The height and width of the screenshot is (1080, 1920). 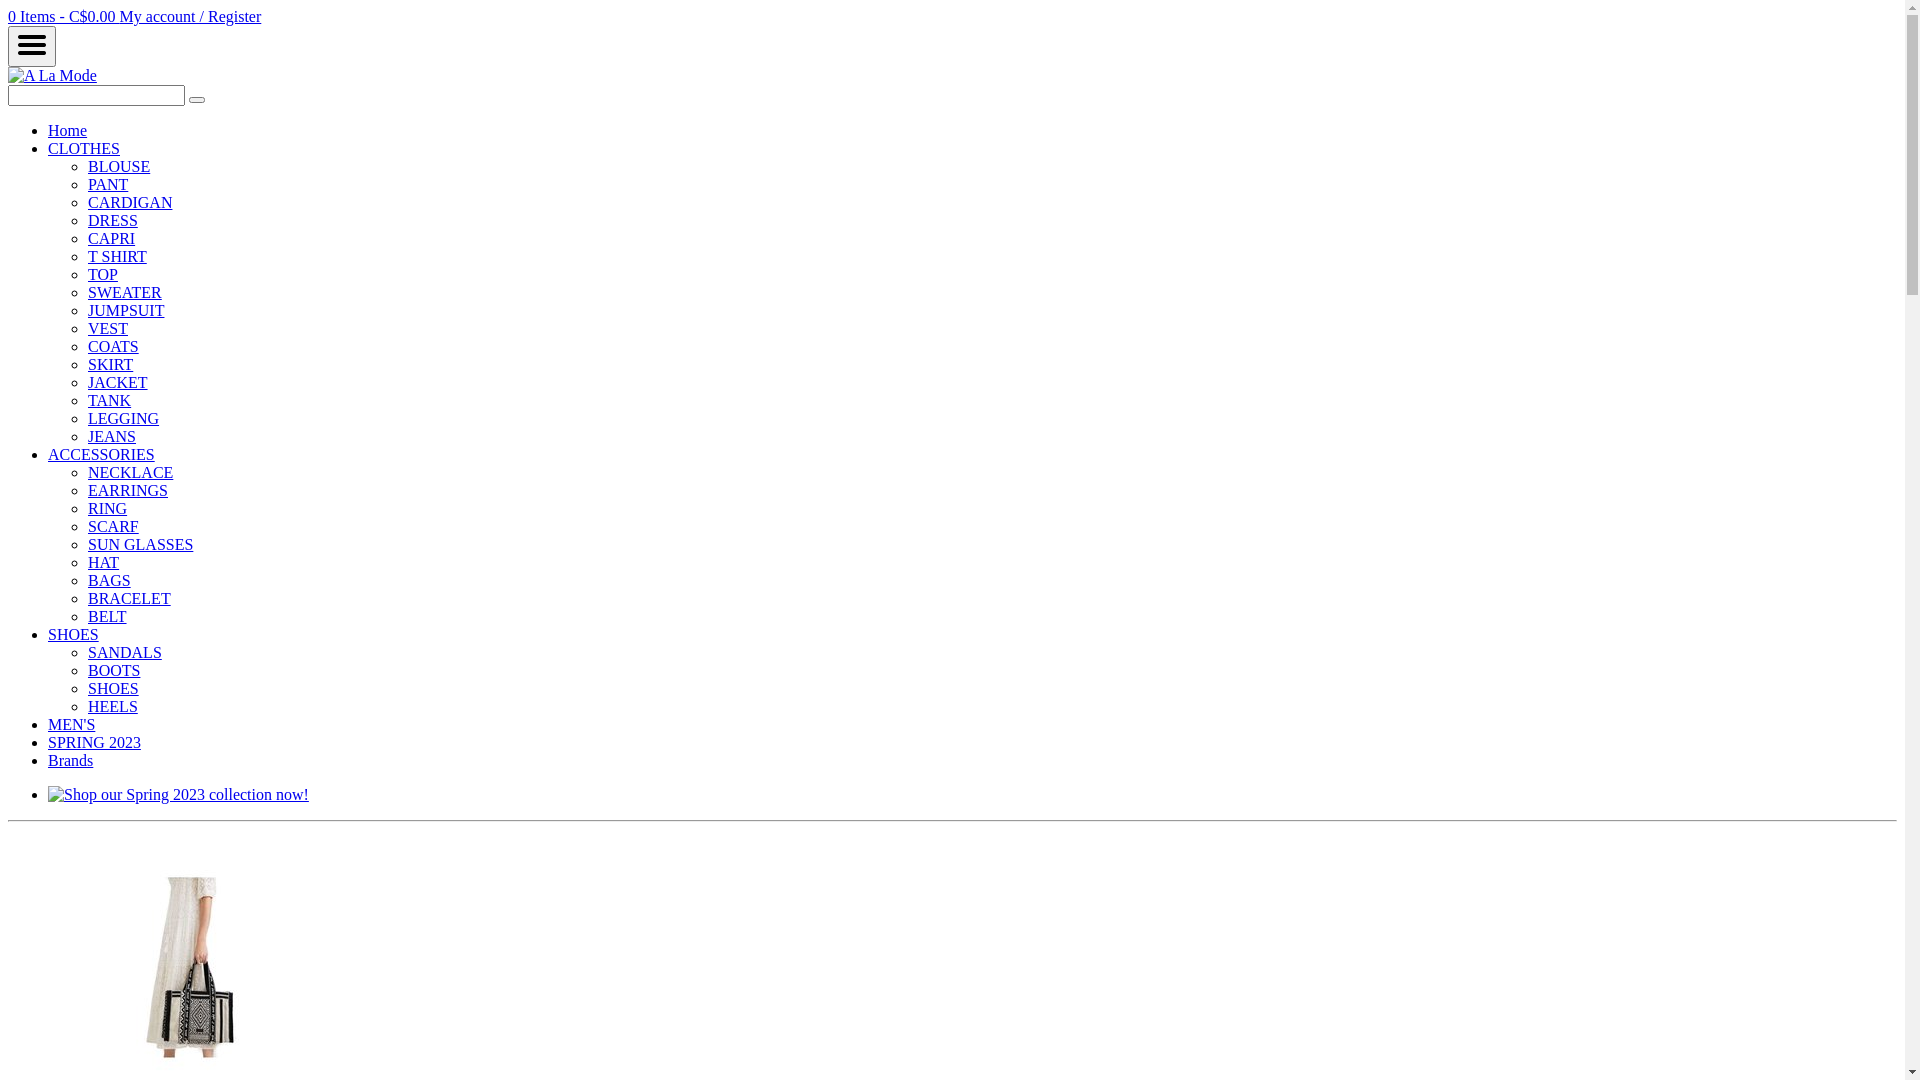 What do you see at coordinates (86, 544) in the screenshot?
I see `'SUN GLASSES'` at bounding box center [86, 544].